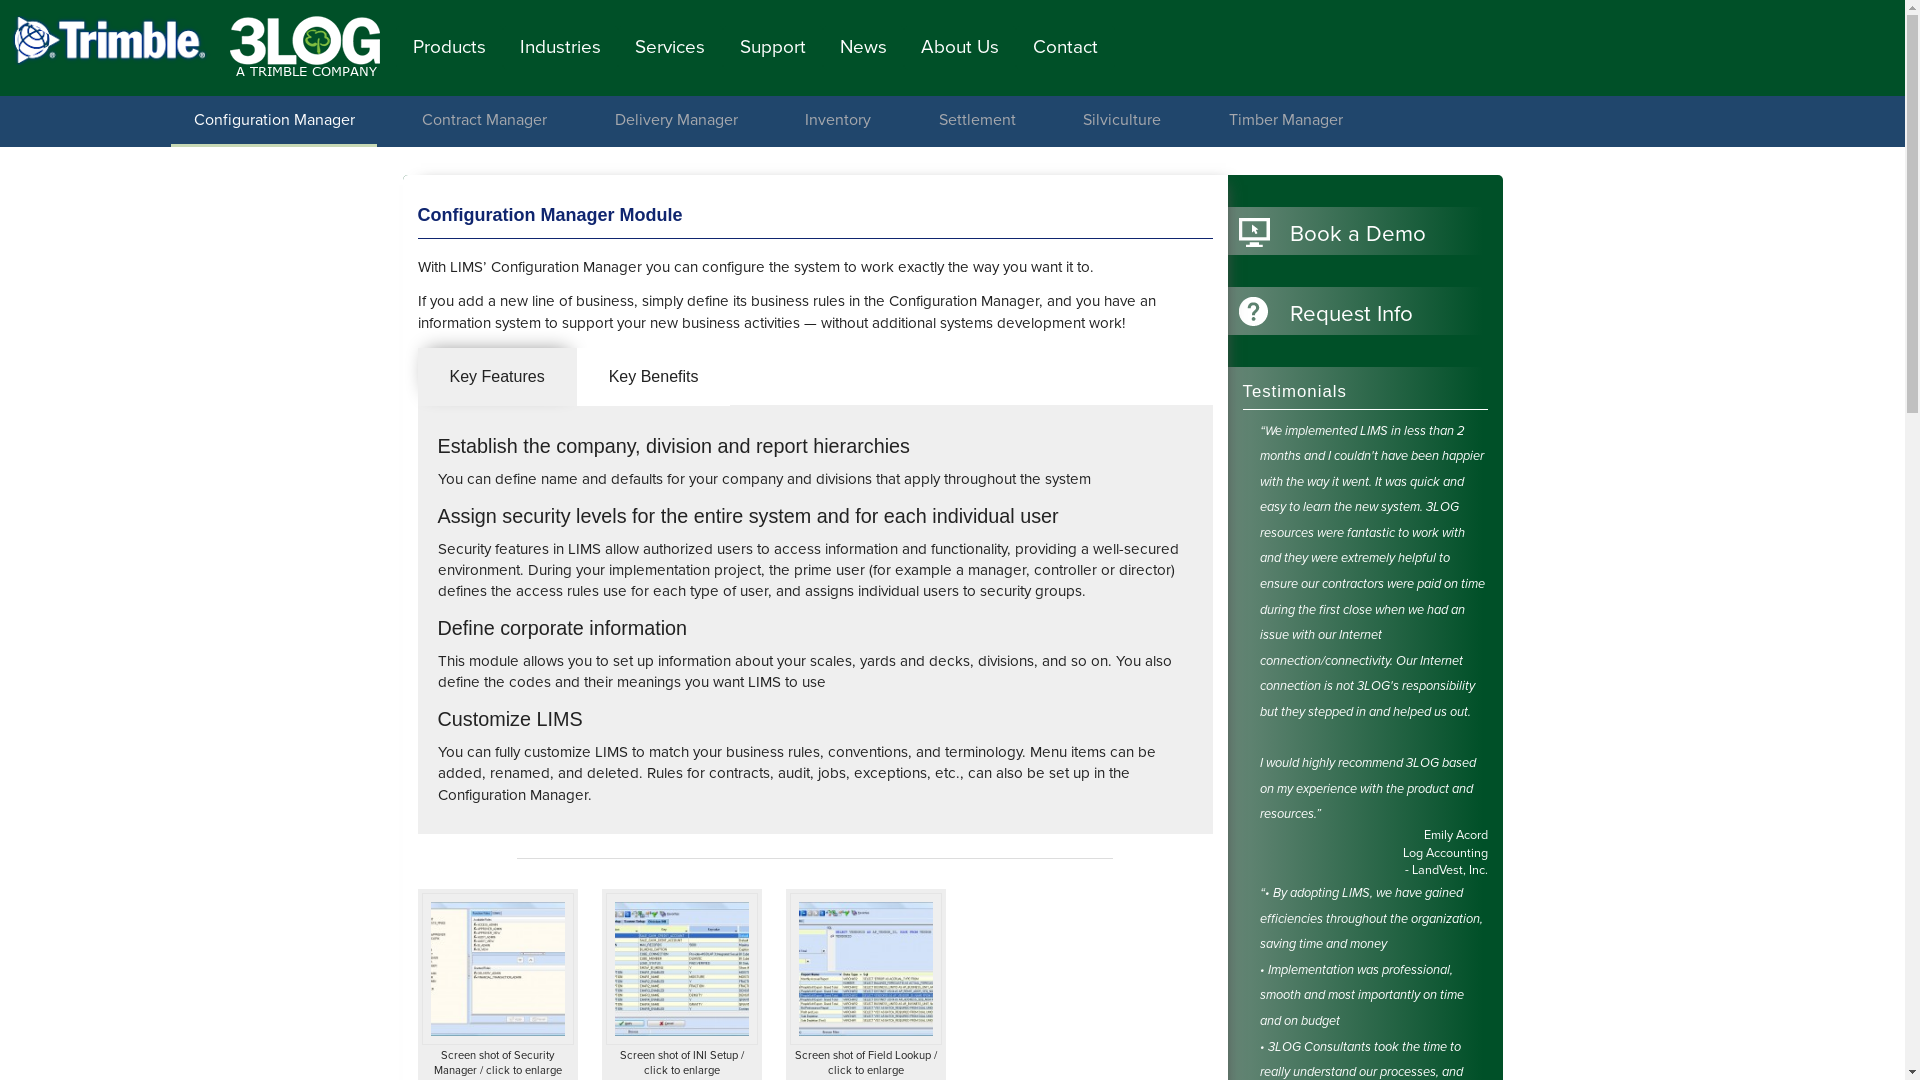  I want to click on 'Services', so click(670, 46).